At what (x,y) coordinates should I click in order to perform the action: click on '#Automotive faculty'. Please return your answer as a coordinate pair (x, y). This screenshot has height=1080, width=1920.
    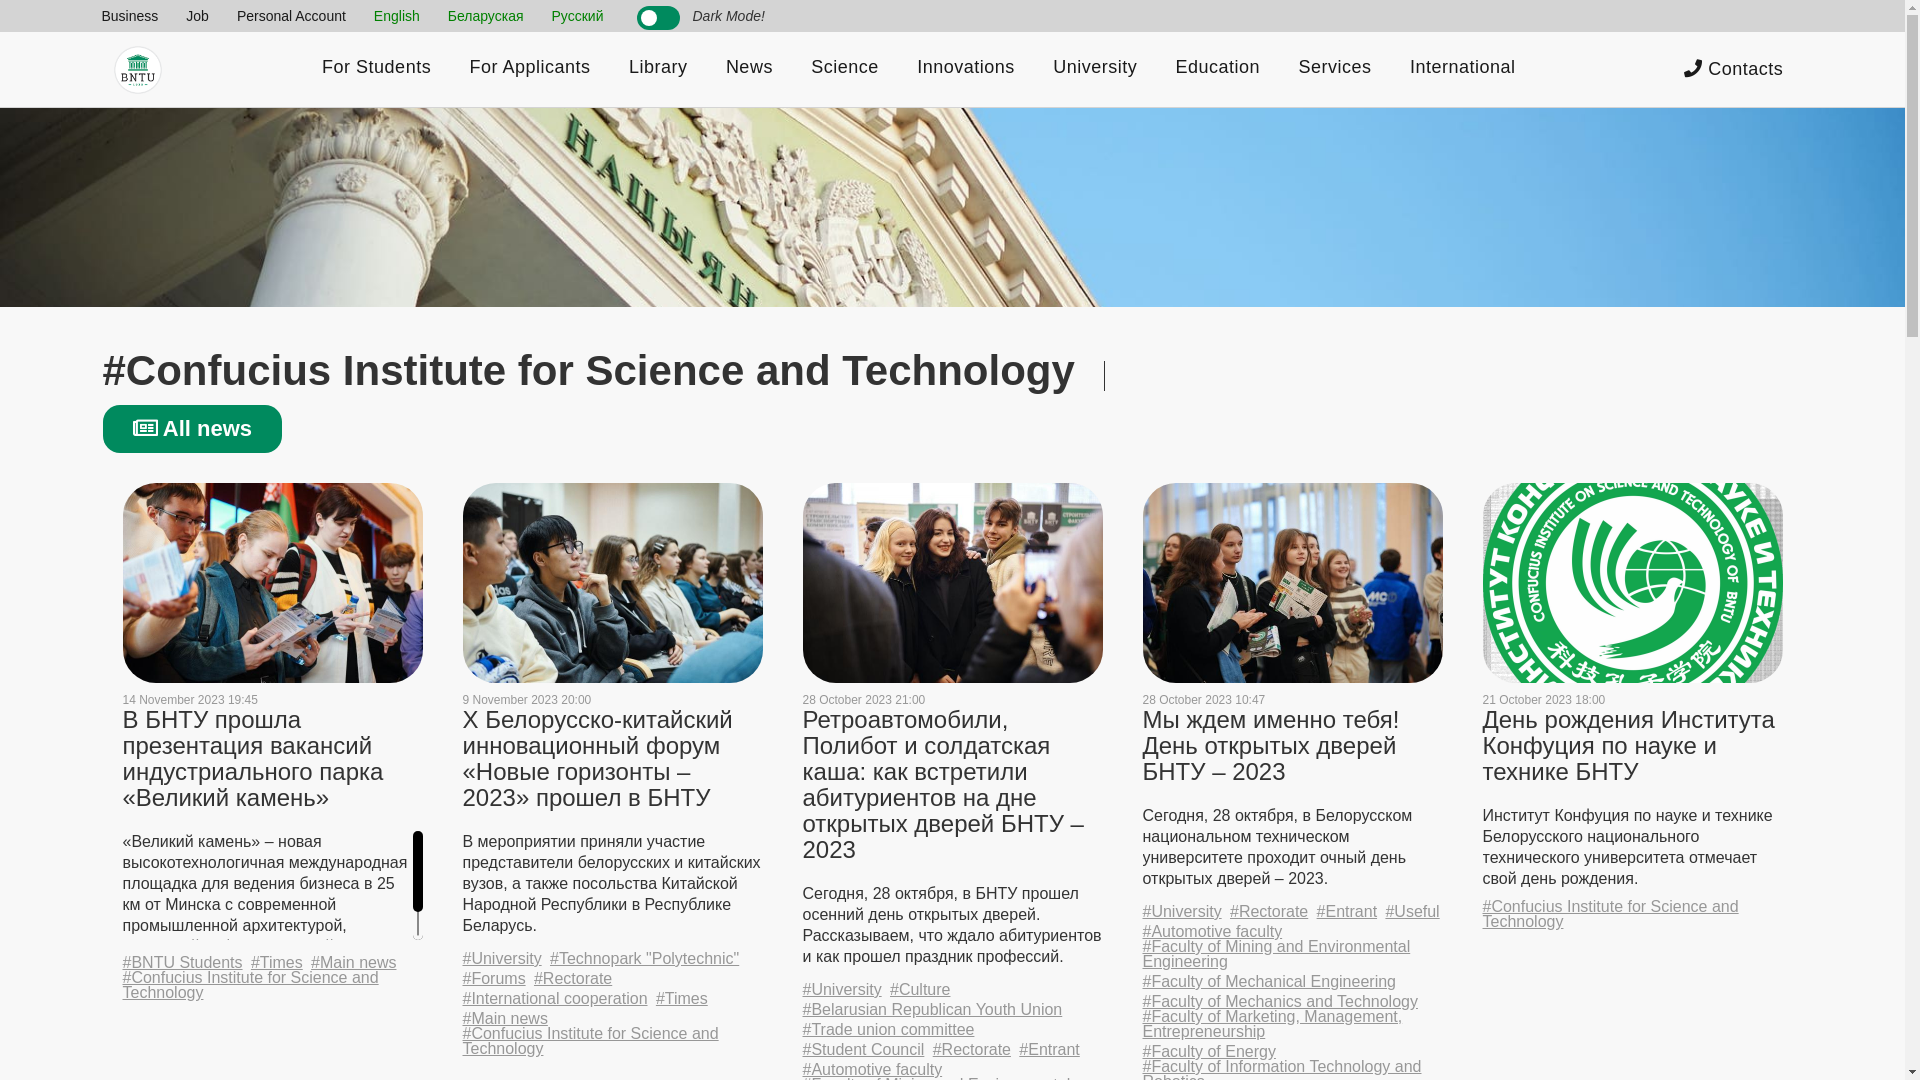
    Looking at the image, I should click on (872, 1068).